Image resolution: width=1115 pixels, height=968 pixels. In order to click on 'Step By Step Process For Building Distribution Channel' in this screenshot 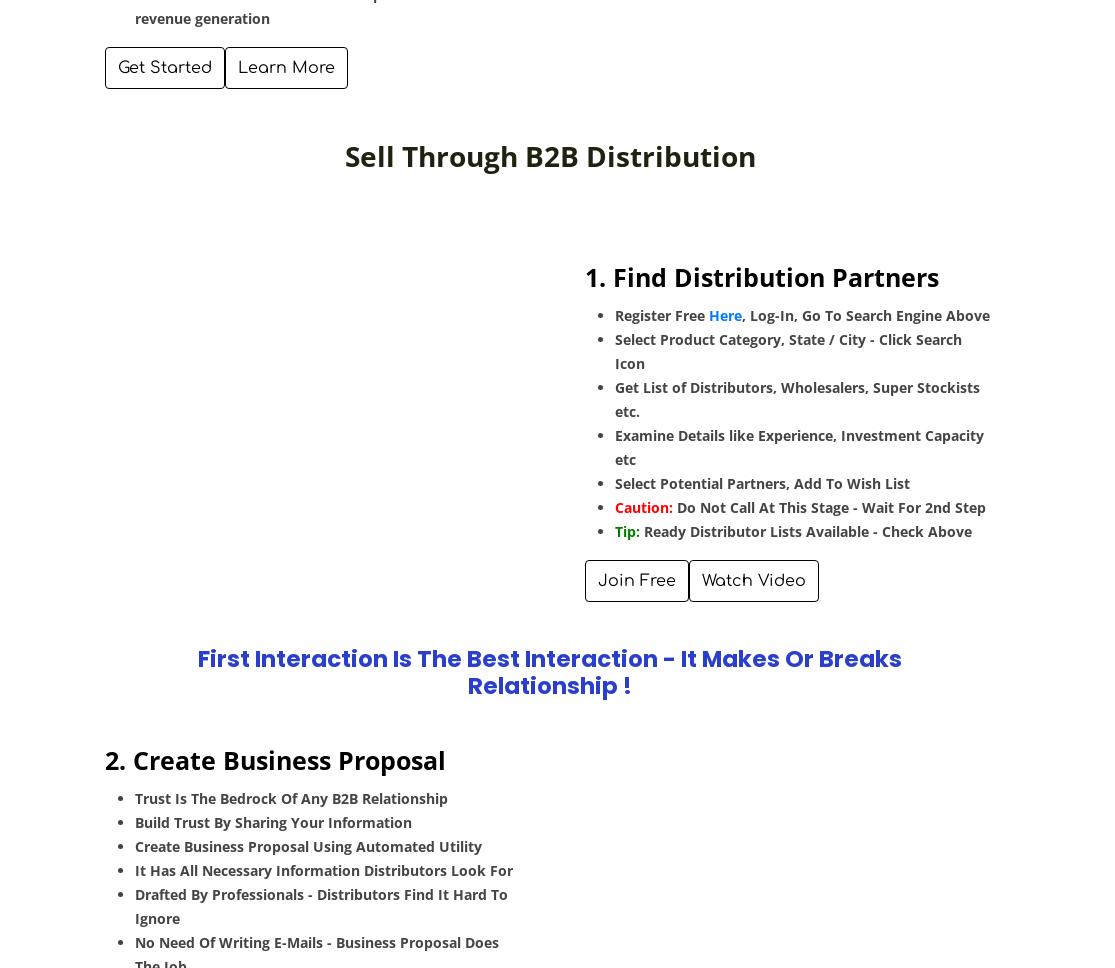, I will do `click(331, 231)`.